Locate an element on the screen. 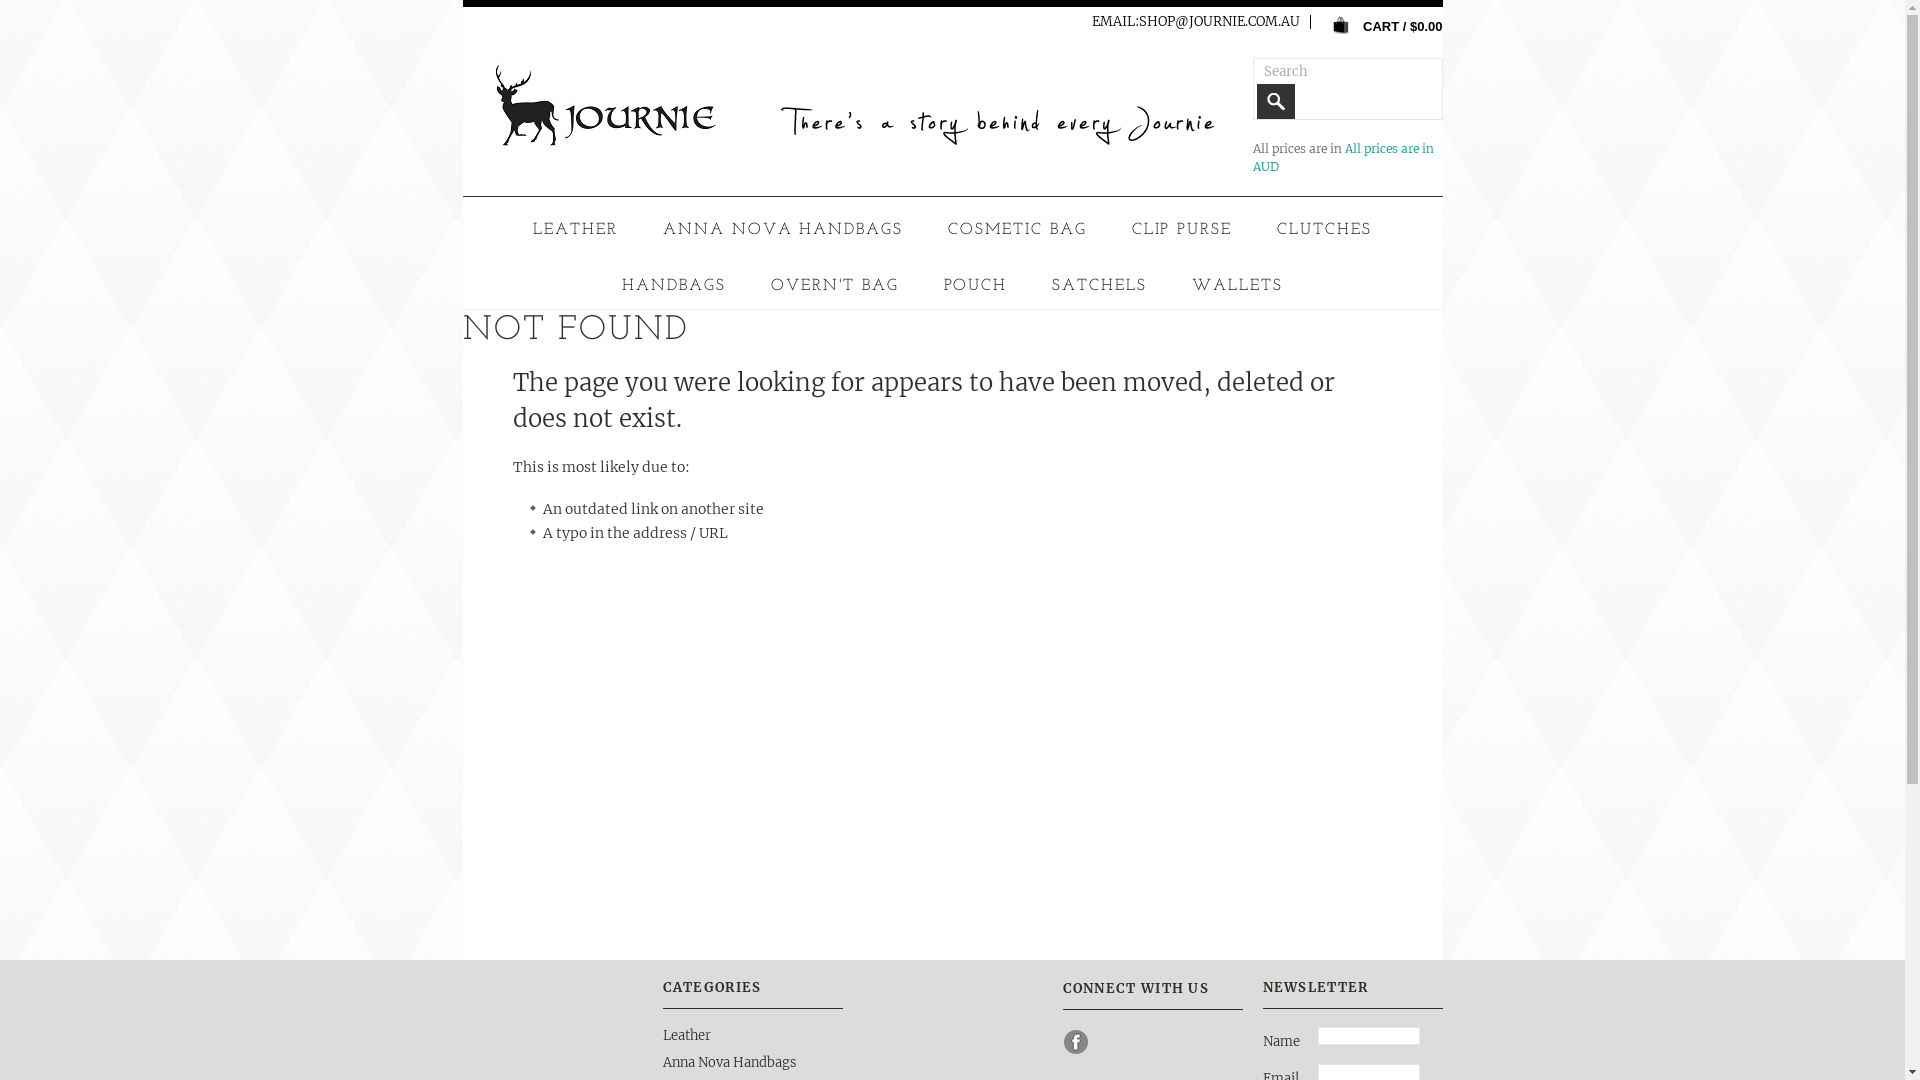 The image size is (1920, 1080). 'Search' is located at coordinates (1274, 101).